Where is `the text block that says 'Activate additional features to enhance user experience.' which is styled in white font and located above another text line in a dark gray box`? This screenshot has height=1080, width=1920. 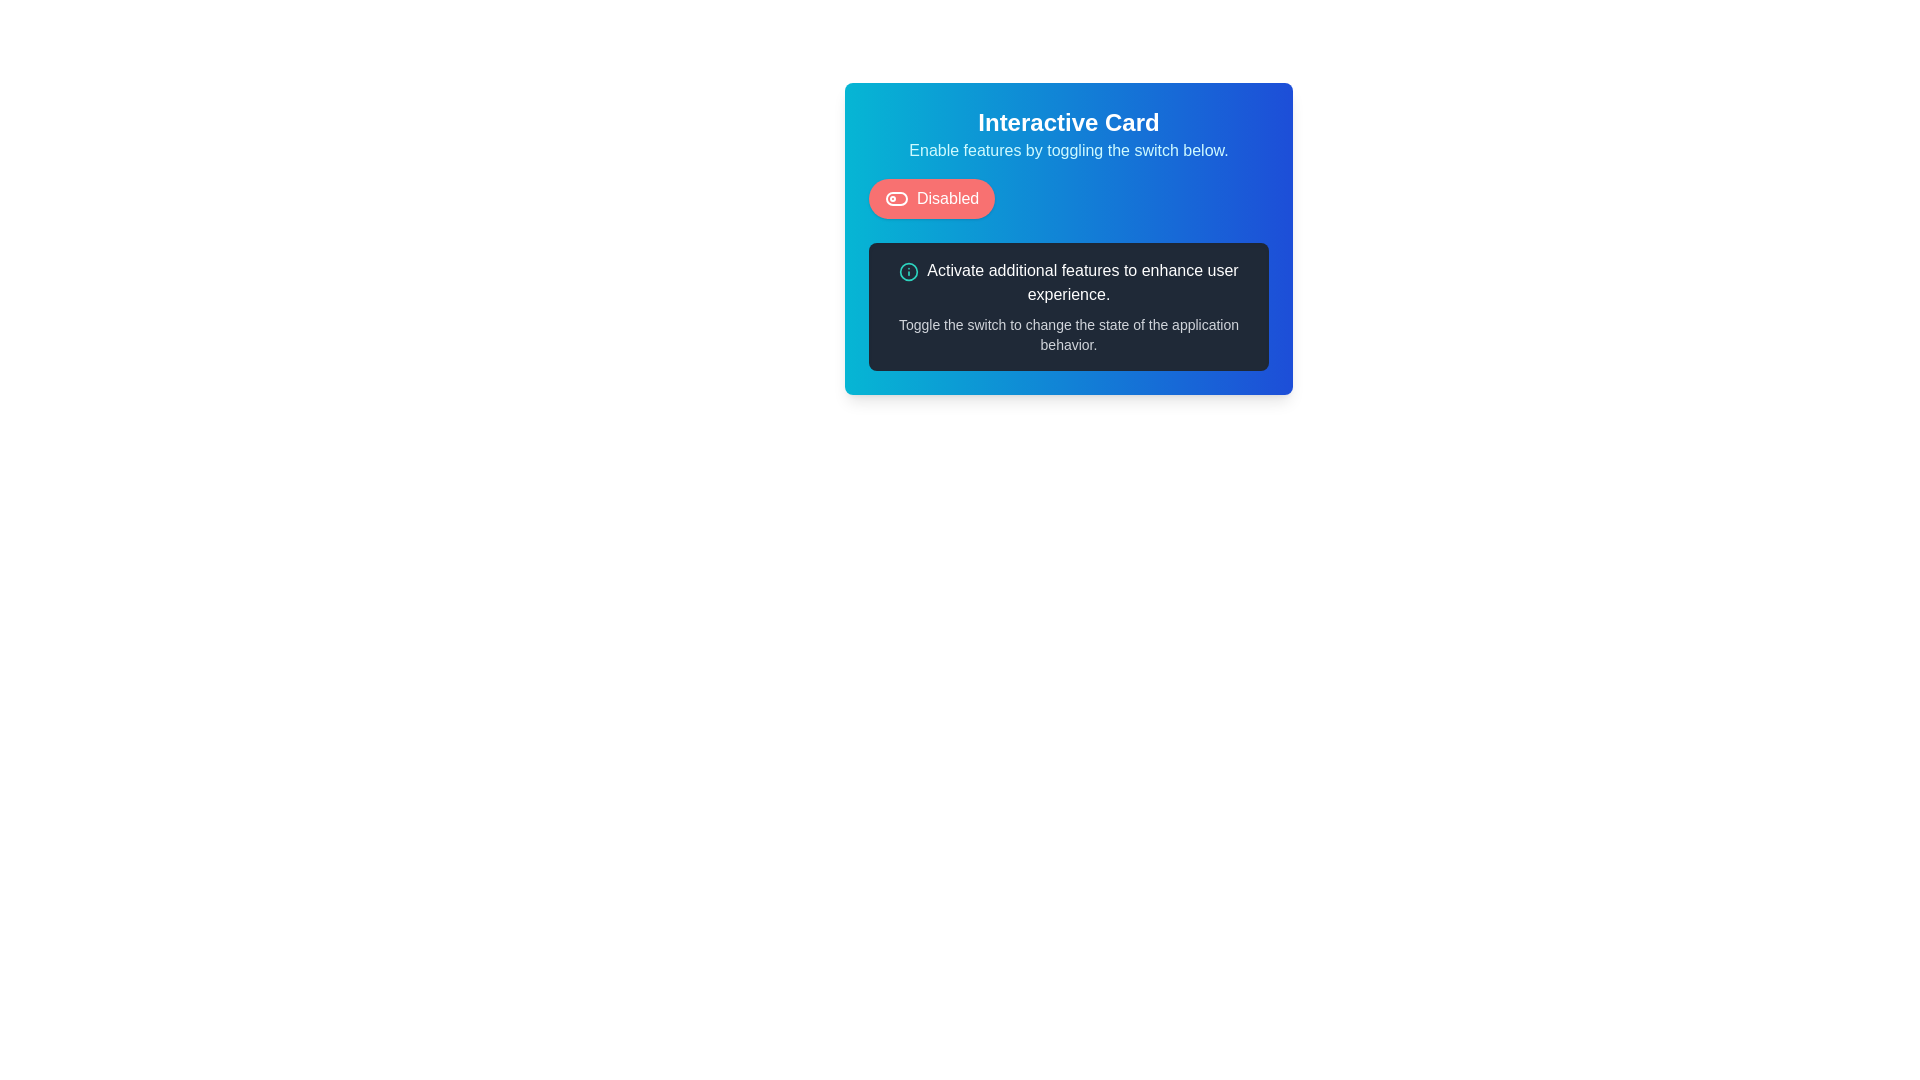
the text block that says 'Activate additional features to enhance user experience.' which is styled in white font and located above another text line in a dark gray box is located at coordinates (1068, 282).